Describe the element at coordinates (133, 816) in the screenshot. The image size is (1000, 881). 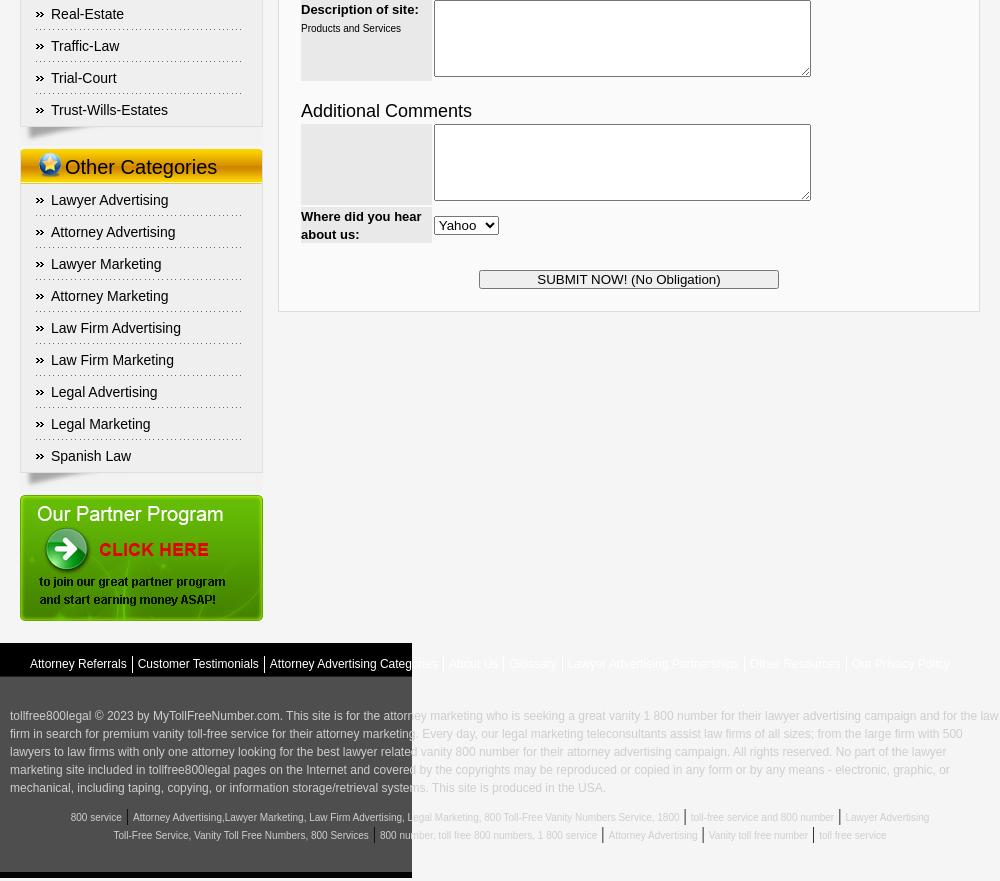
I see `'Attorney Advertising,Lawyer Marketing, Law Firm Advertising,  Legal Marketing, 800 Toll-Free Vanity Numbers Service, 1800'` at that location.